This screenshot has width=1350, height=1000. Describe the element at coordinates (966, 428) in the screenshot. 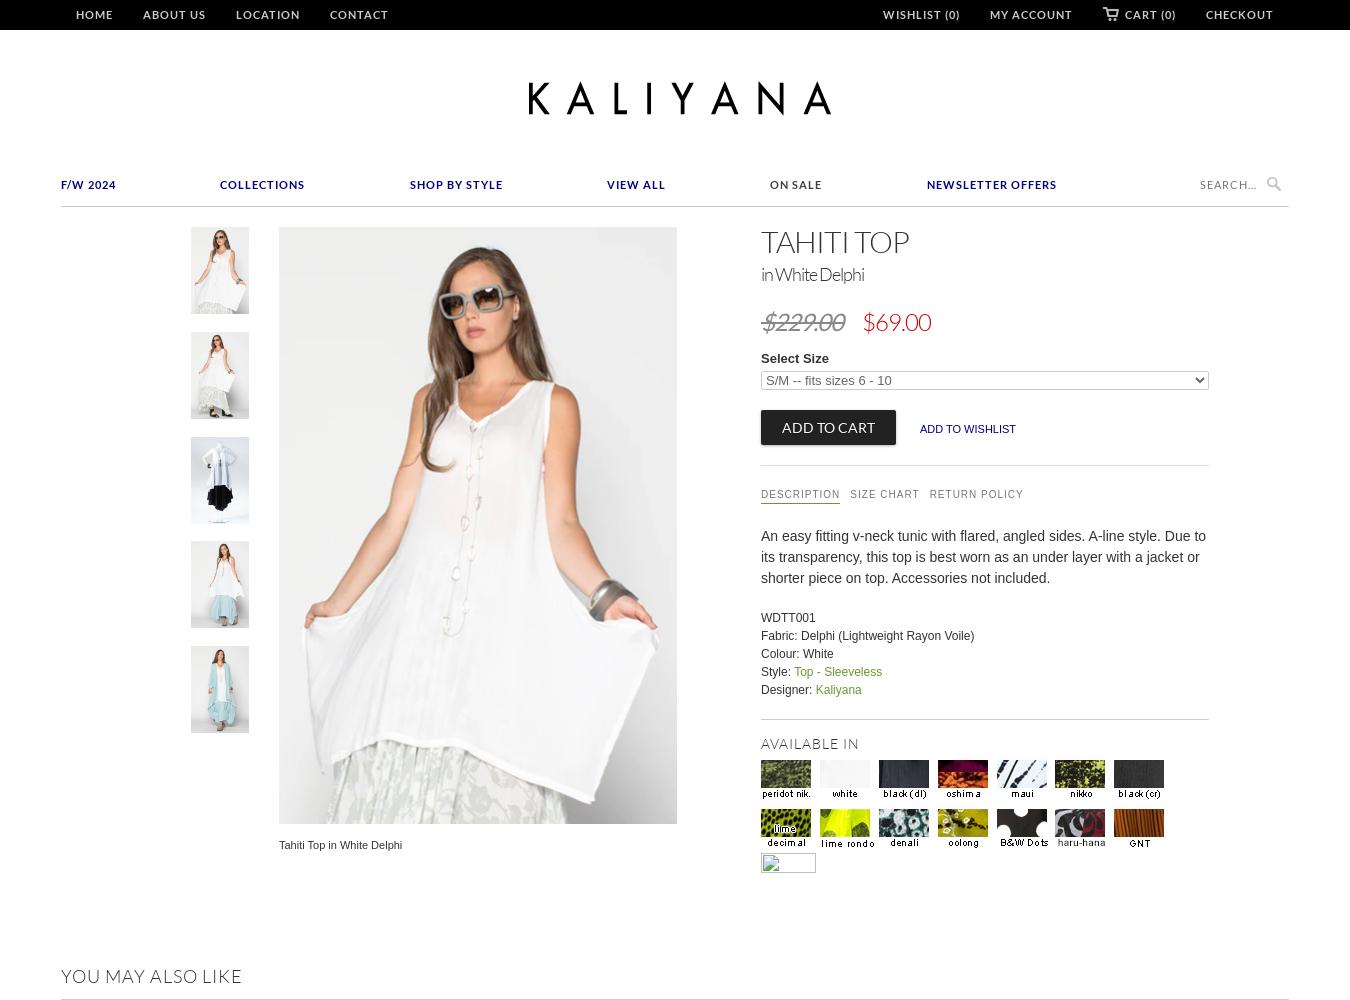

I see `'Add to Wishlist'` at that location.